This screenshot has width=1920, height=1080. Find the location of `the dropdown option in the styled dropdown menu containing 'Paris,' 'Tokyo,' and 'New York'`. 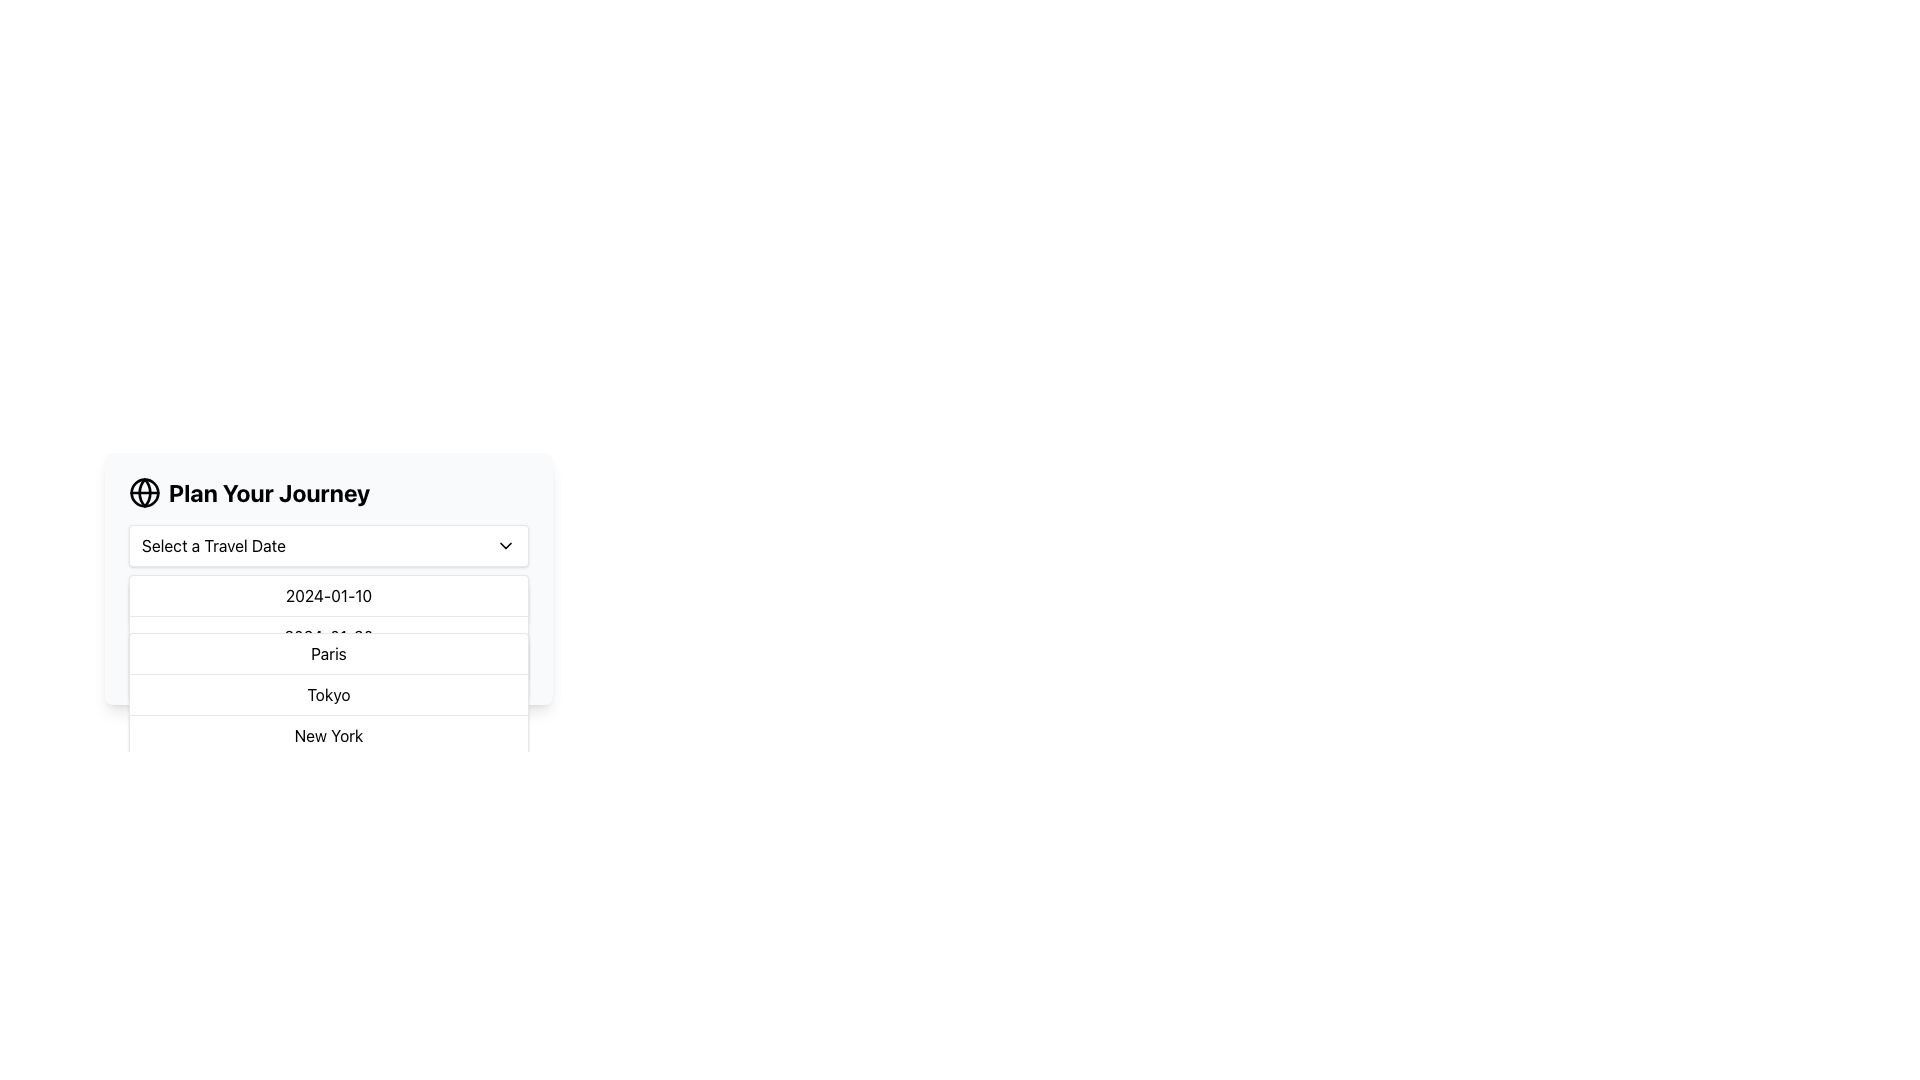

the dropdown option in the styled dropdown menu containing 'Paris,' 'Tokyo,' and 'New York' is located at coordinates (329, 693).